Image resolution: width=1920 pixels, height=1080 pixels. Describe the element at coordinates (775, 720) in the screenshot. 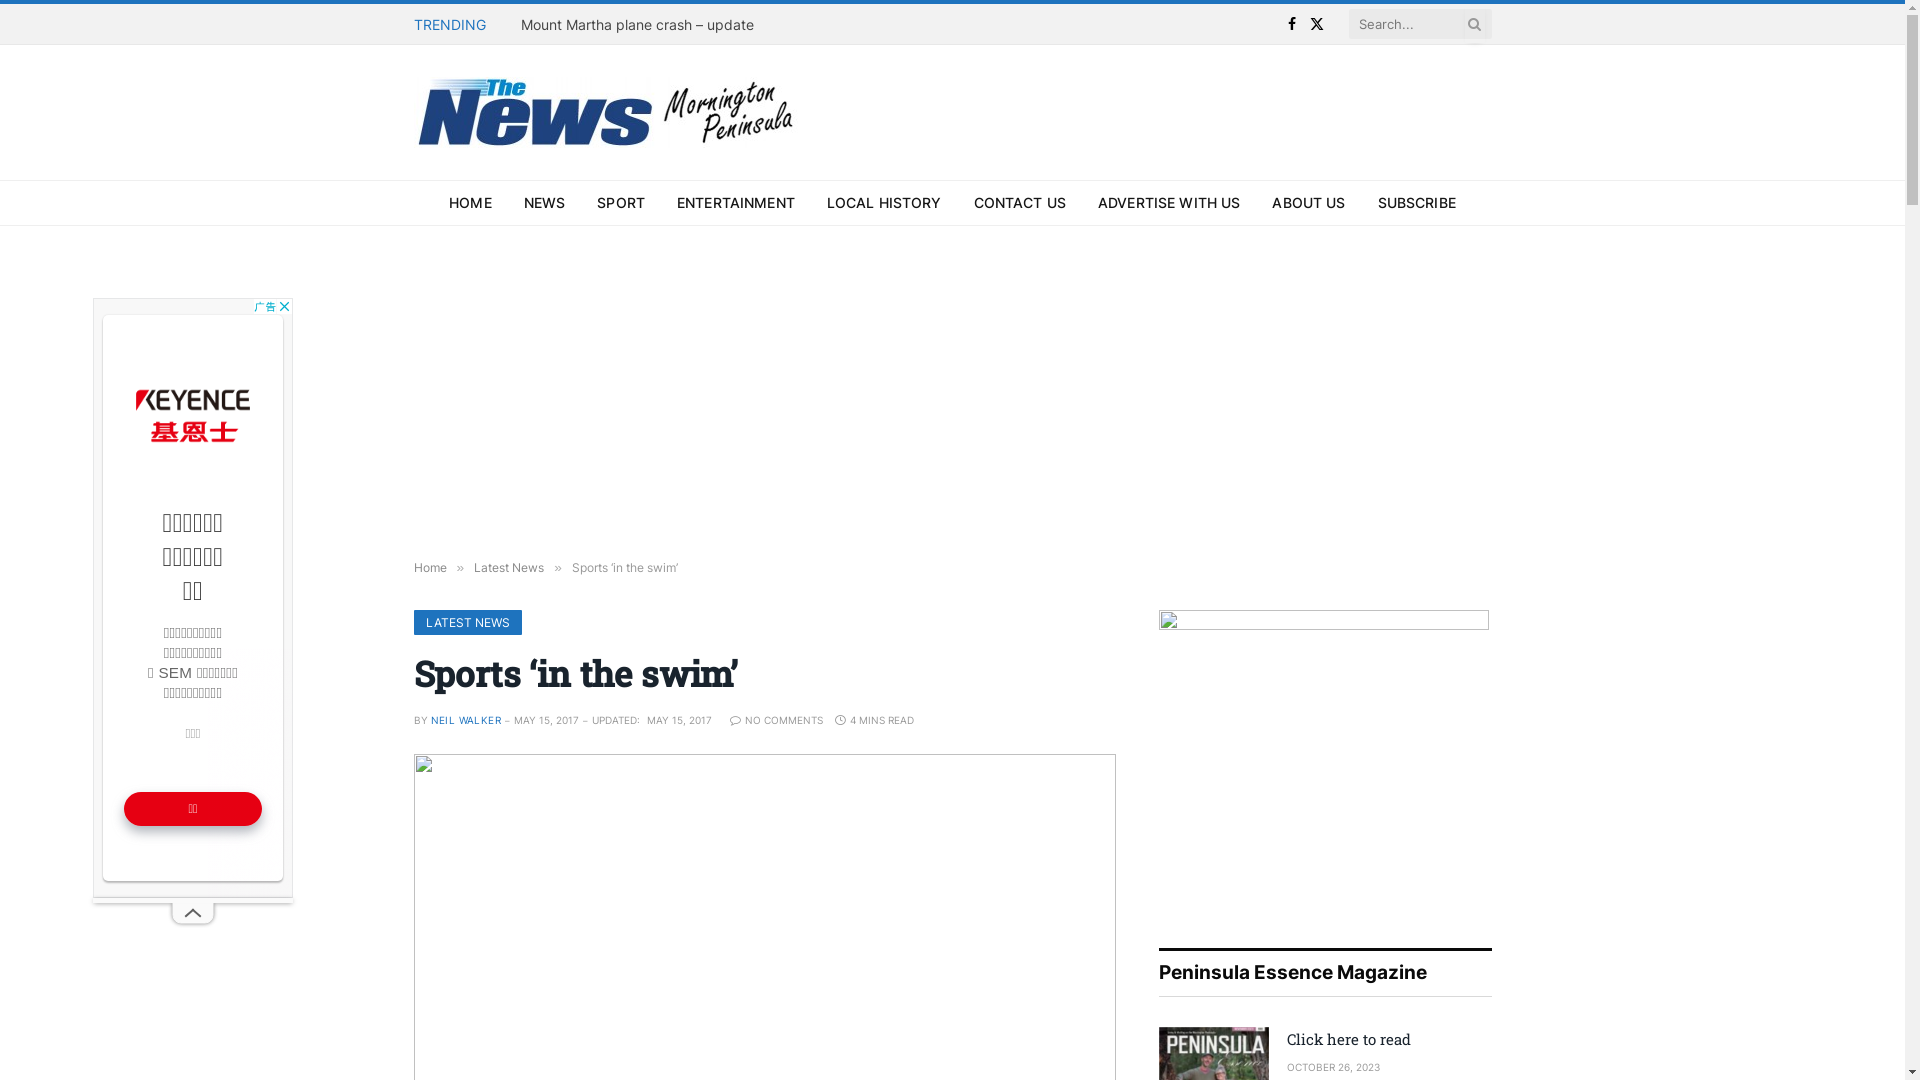

I see `'NO COMMENTS'` at that location.